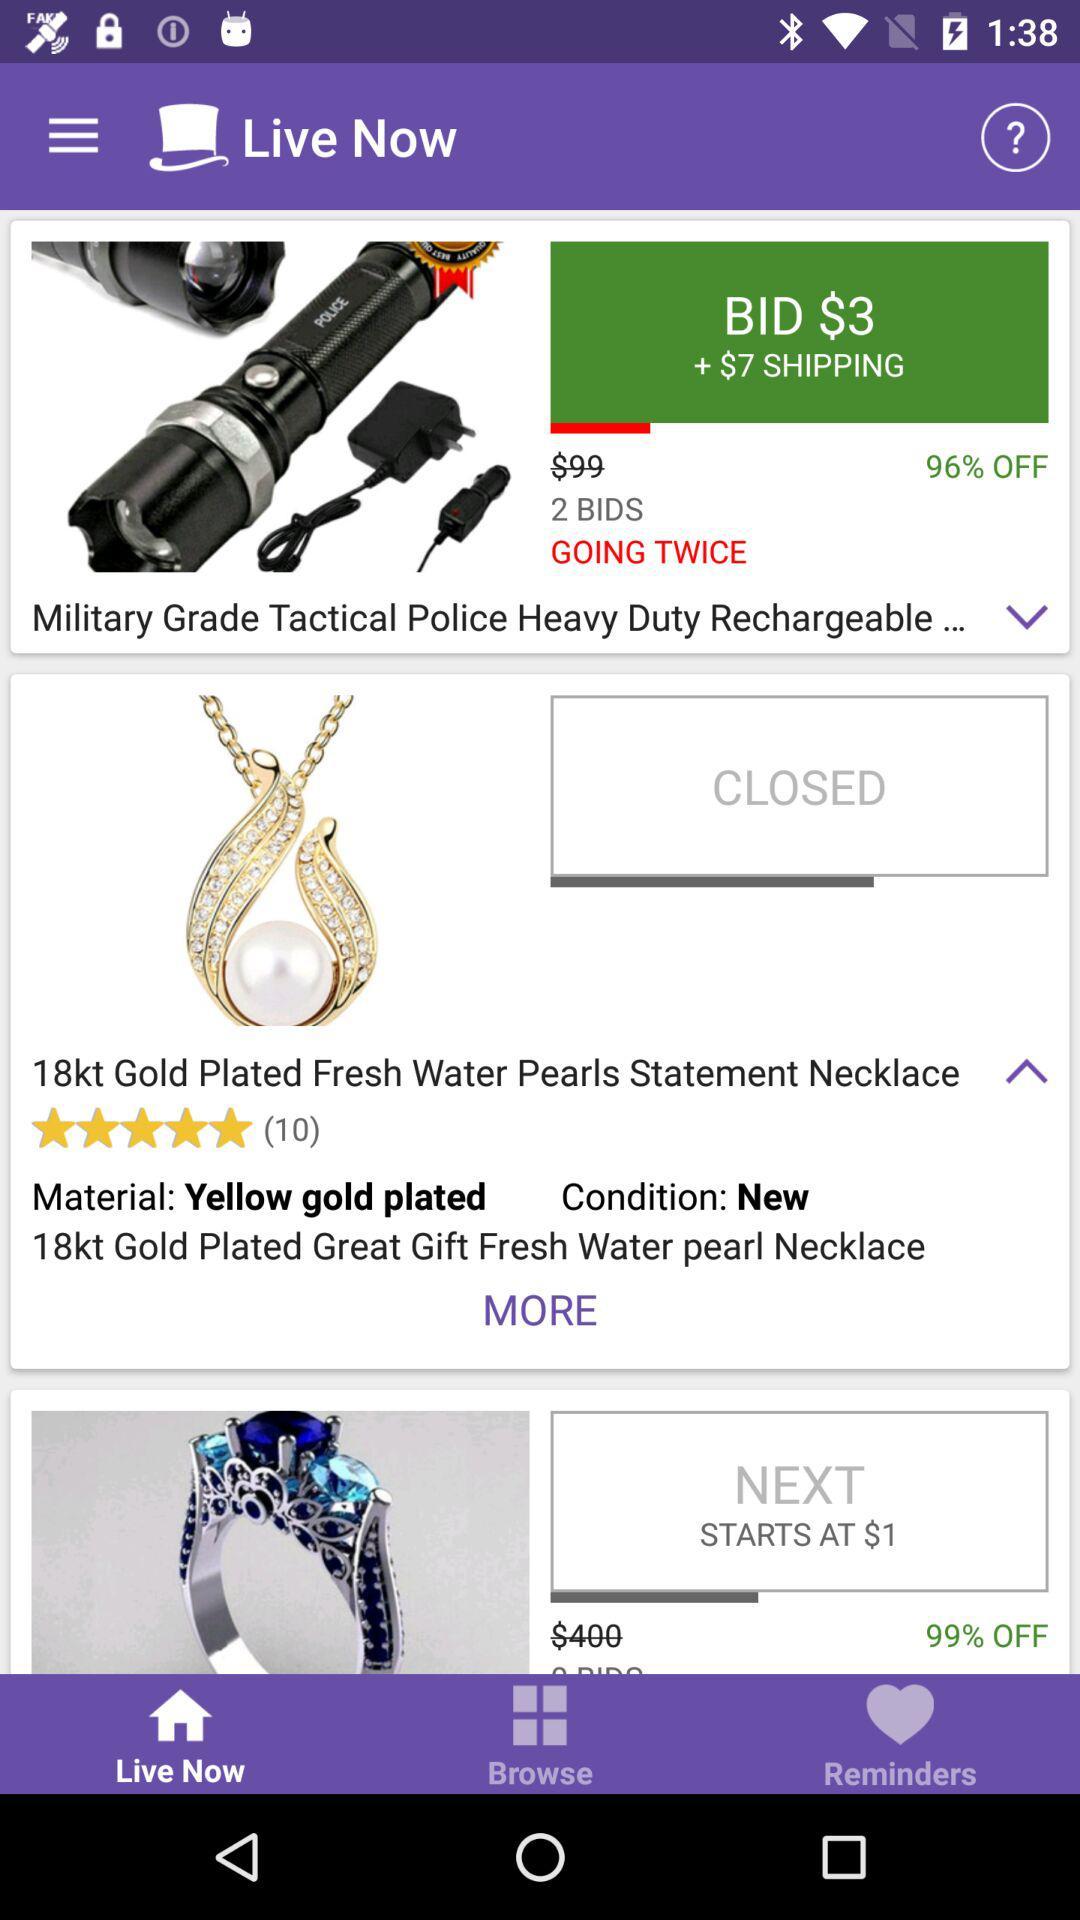 The height and width of the screenshot is (1920, 1080). Describe the element at coordinates (798, 785) in the screenshot. I see `closed` at that location.